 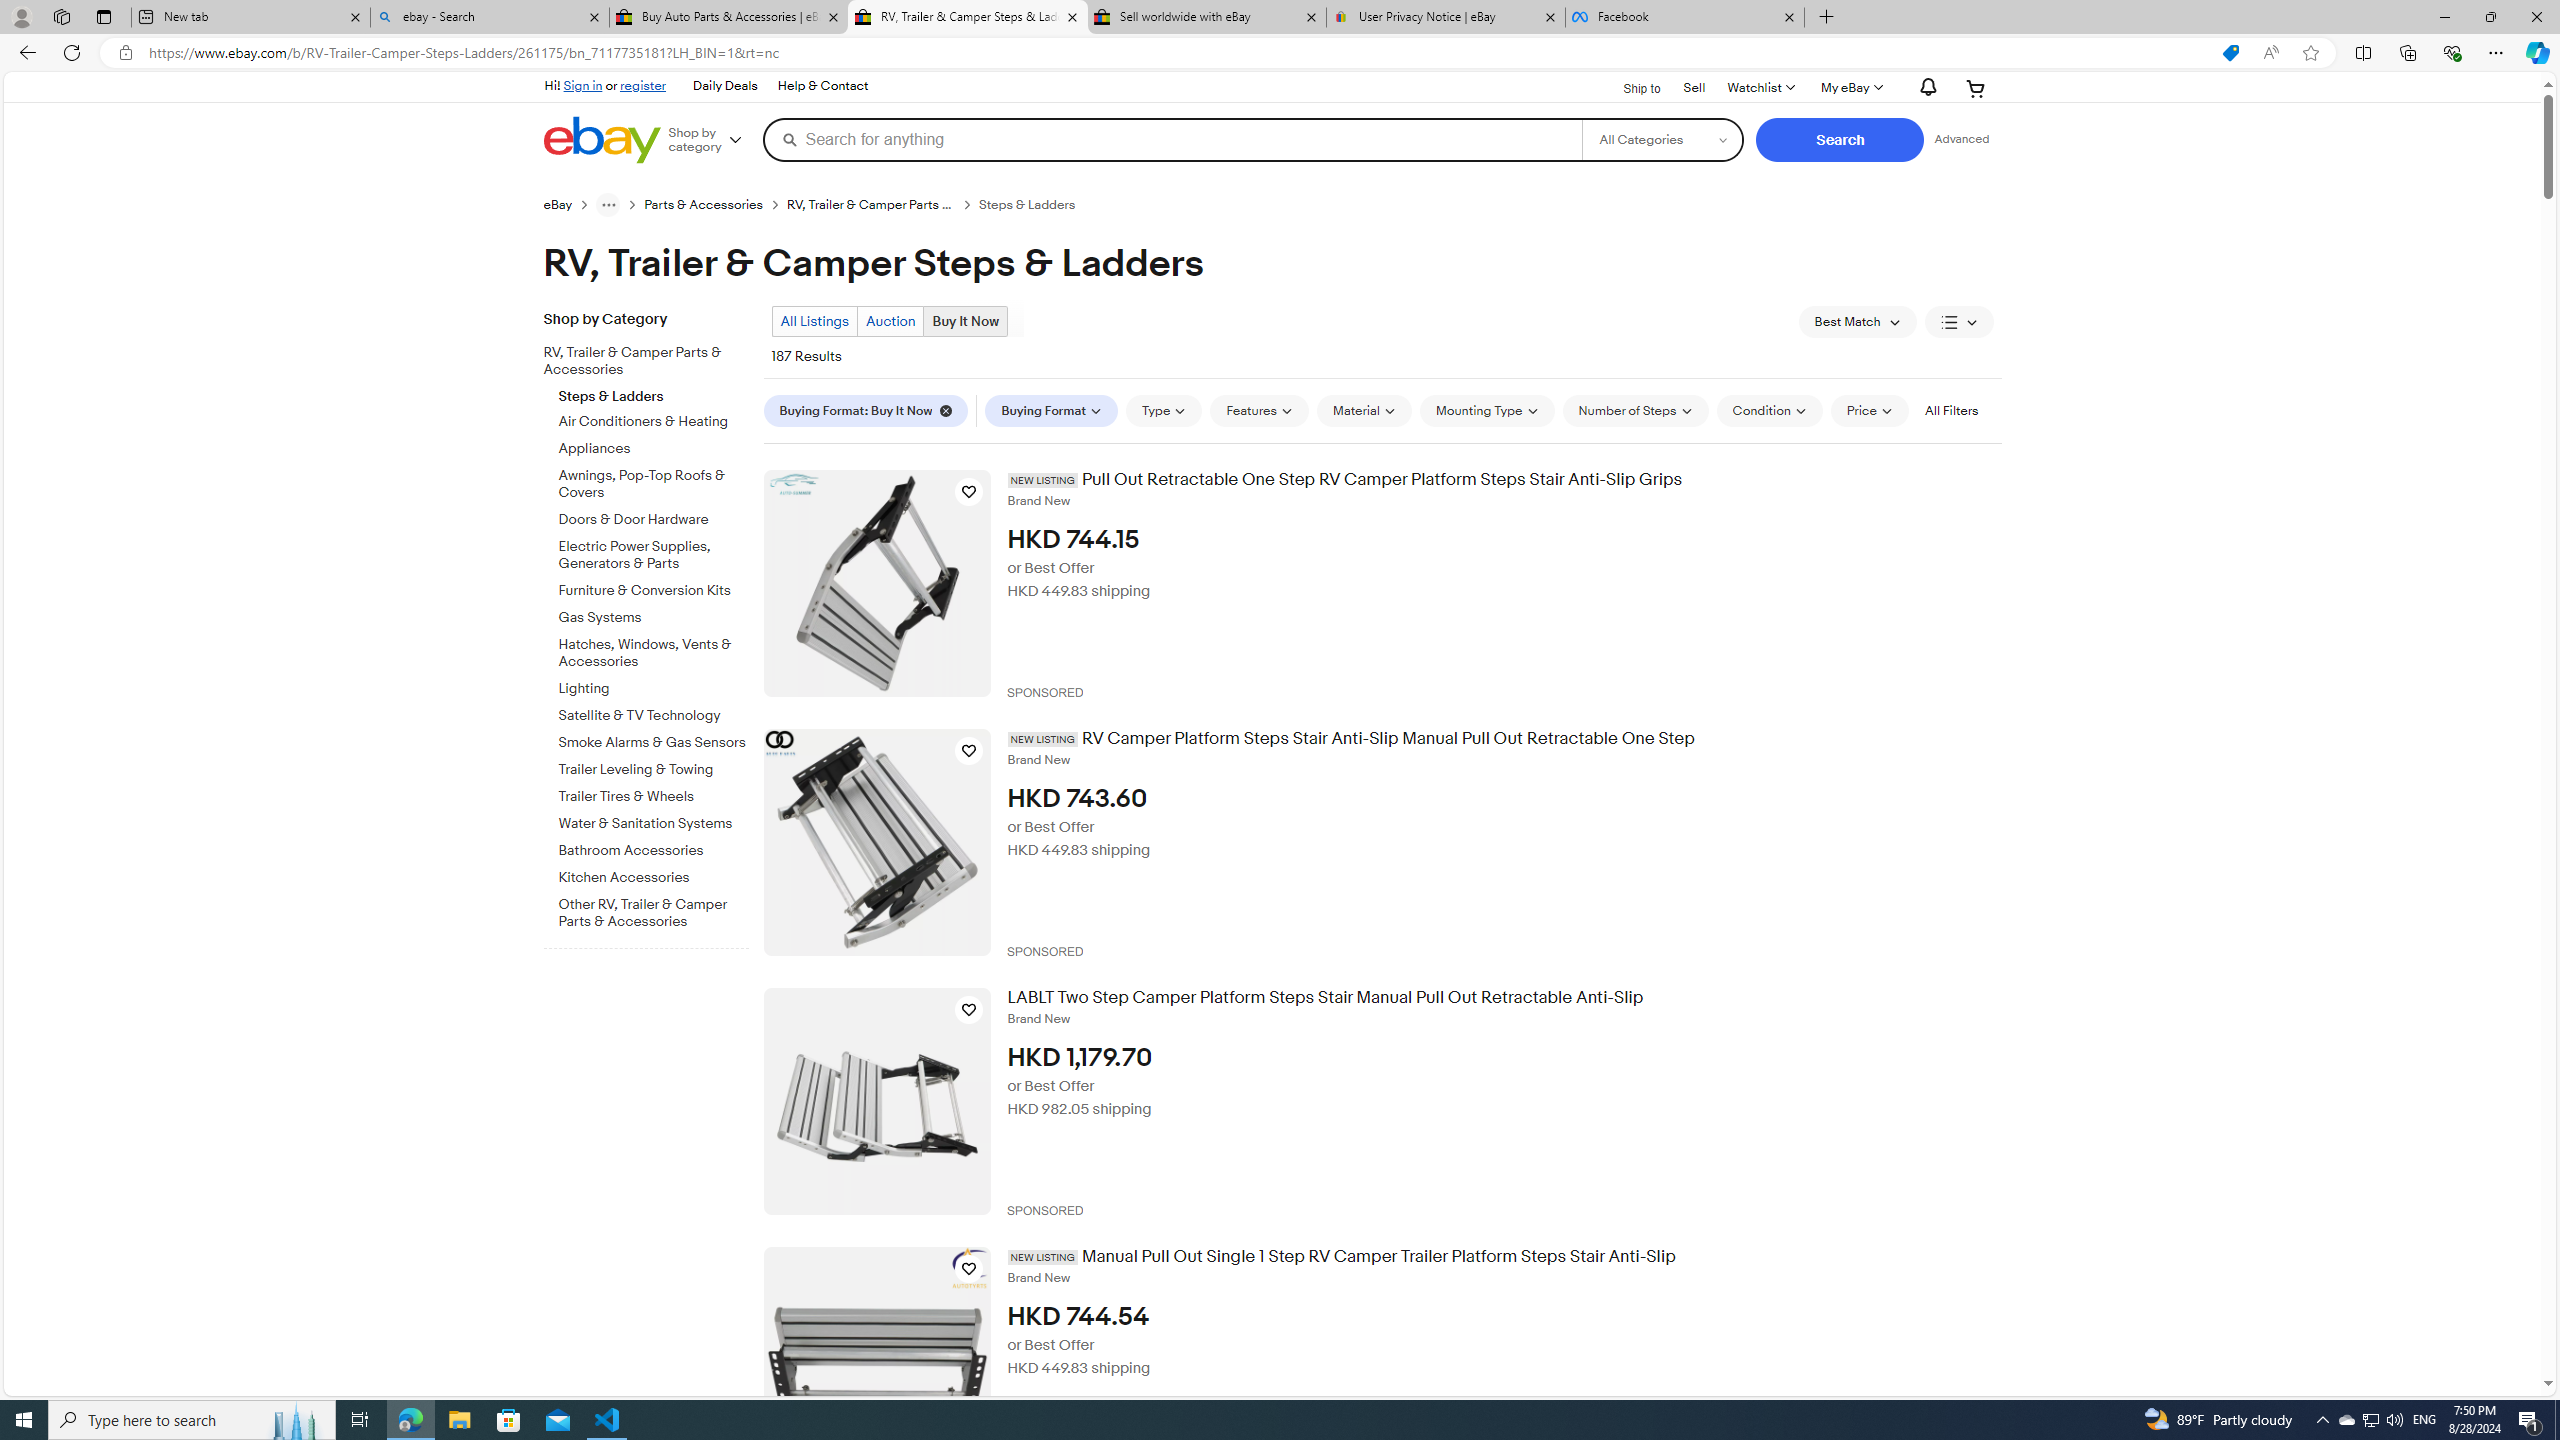 I want to click on 'Buying Format: Buy It Now - Remove Filter', so click(x=865, y=410).